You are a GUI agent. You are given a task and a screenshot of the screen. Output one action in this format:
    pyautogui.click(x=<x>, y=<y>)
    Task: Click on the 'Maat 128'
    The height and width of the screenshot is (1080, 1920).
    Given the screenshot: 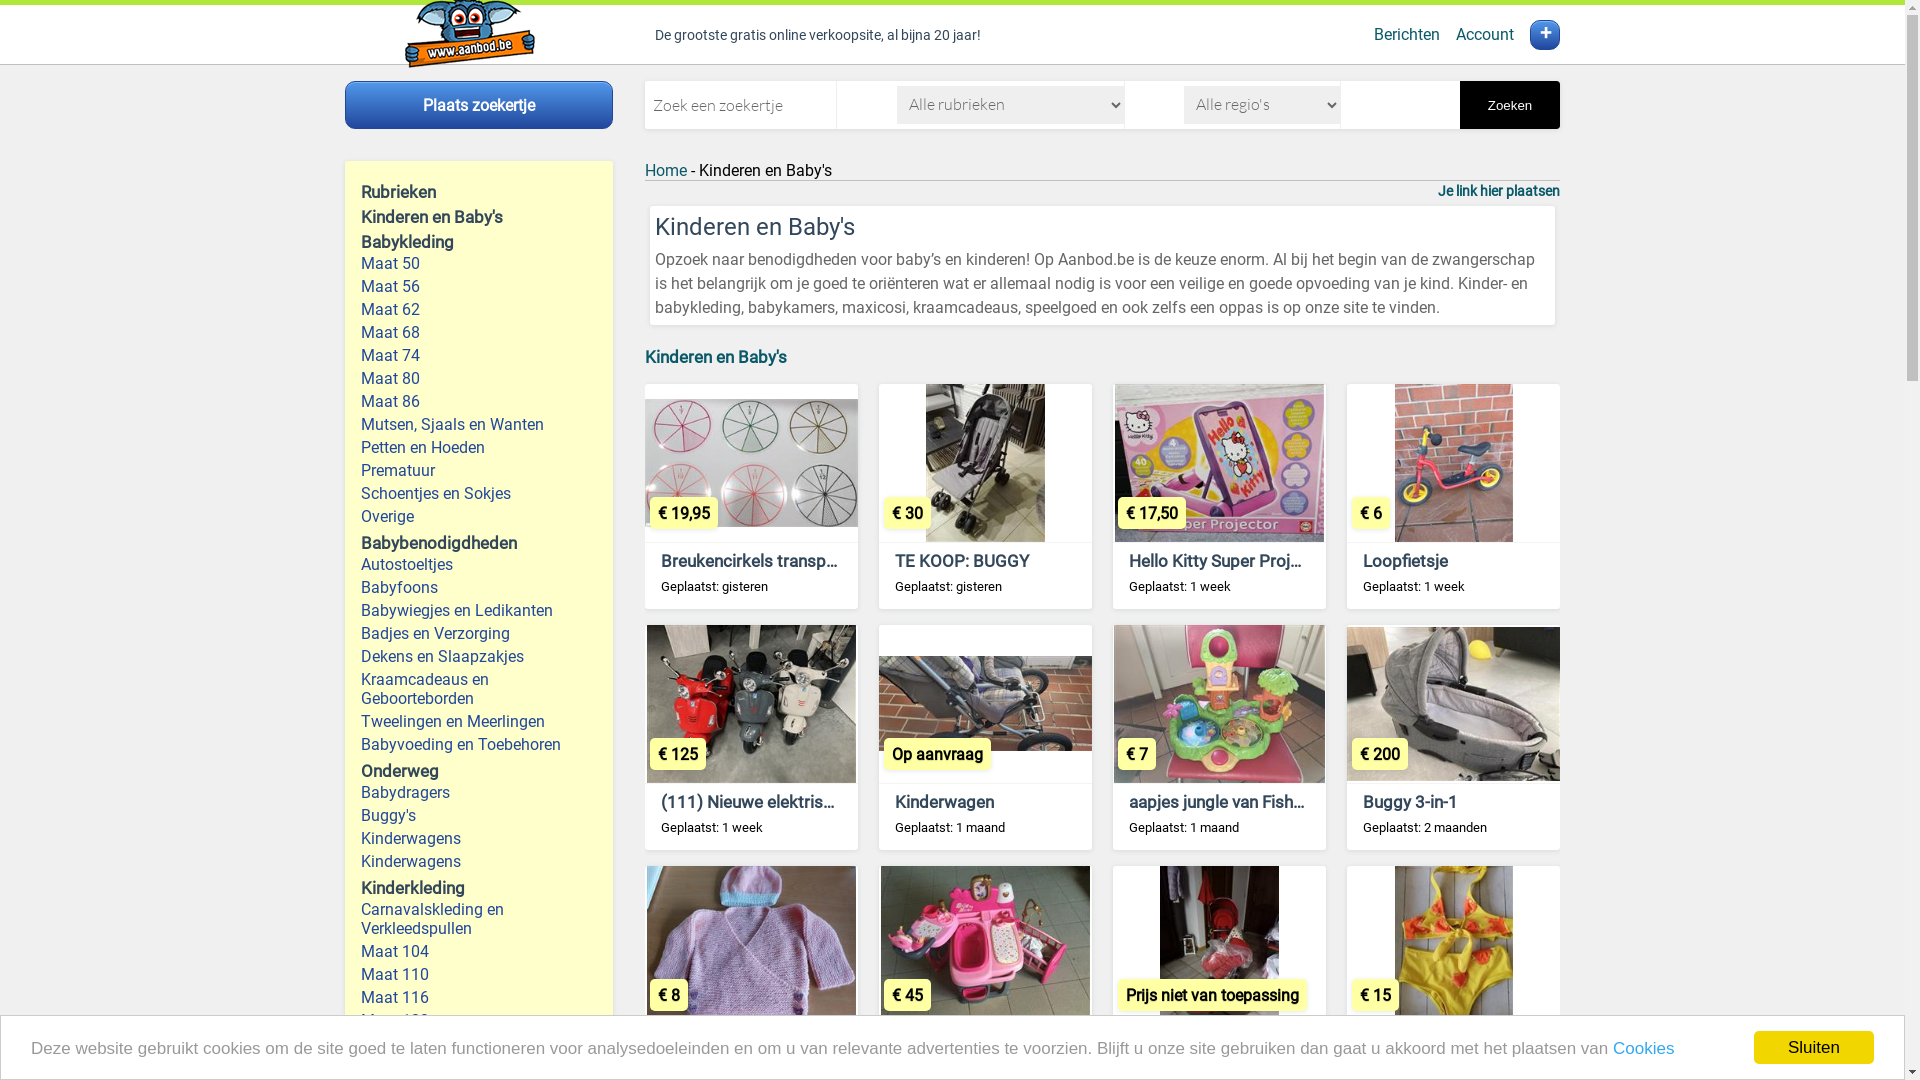 What is the action you would take?
    pyautogui.click(x=360, y=1042)
    